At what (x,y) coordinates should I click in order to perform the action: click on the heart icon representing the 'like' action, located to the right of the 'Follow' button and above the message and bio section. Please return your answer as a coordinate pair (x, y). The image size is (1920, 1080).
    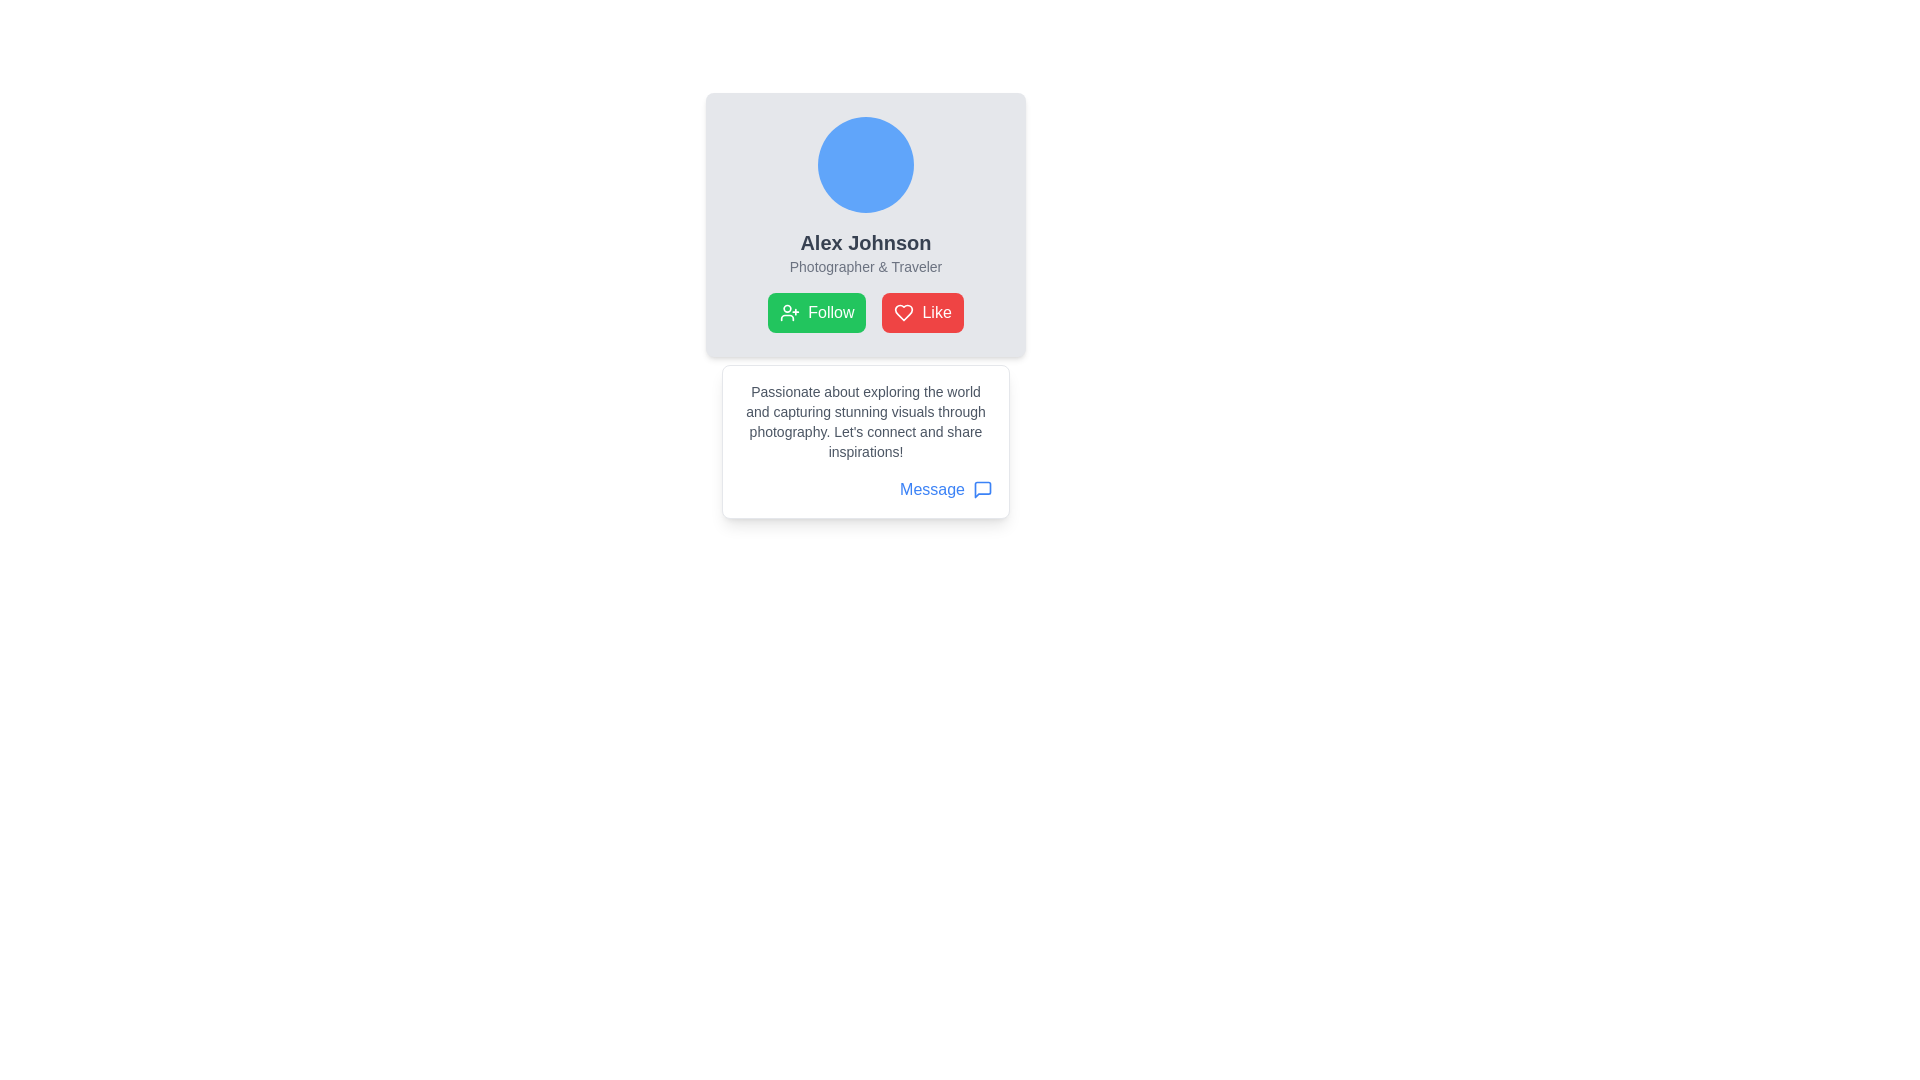
    Looking at the image, I should click on (903, 312).